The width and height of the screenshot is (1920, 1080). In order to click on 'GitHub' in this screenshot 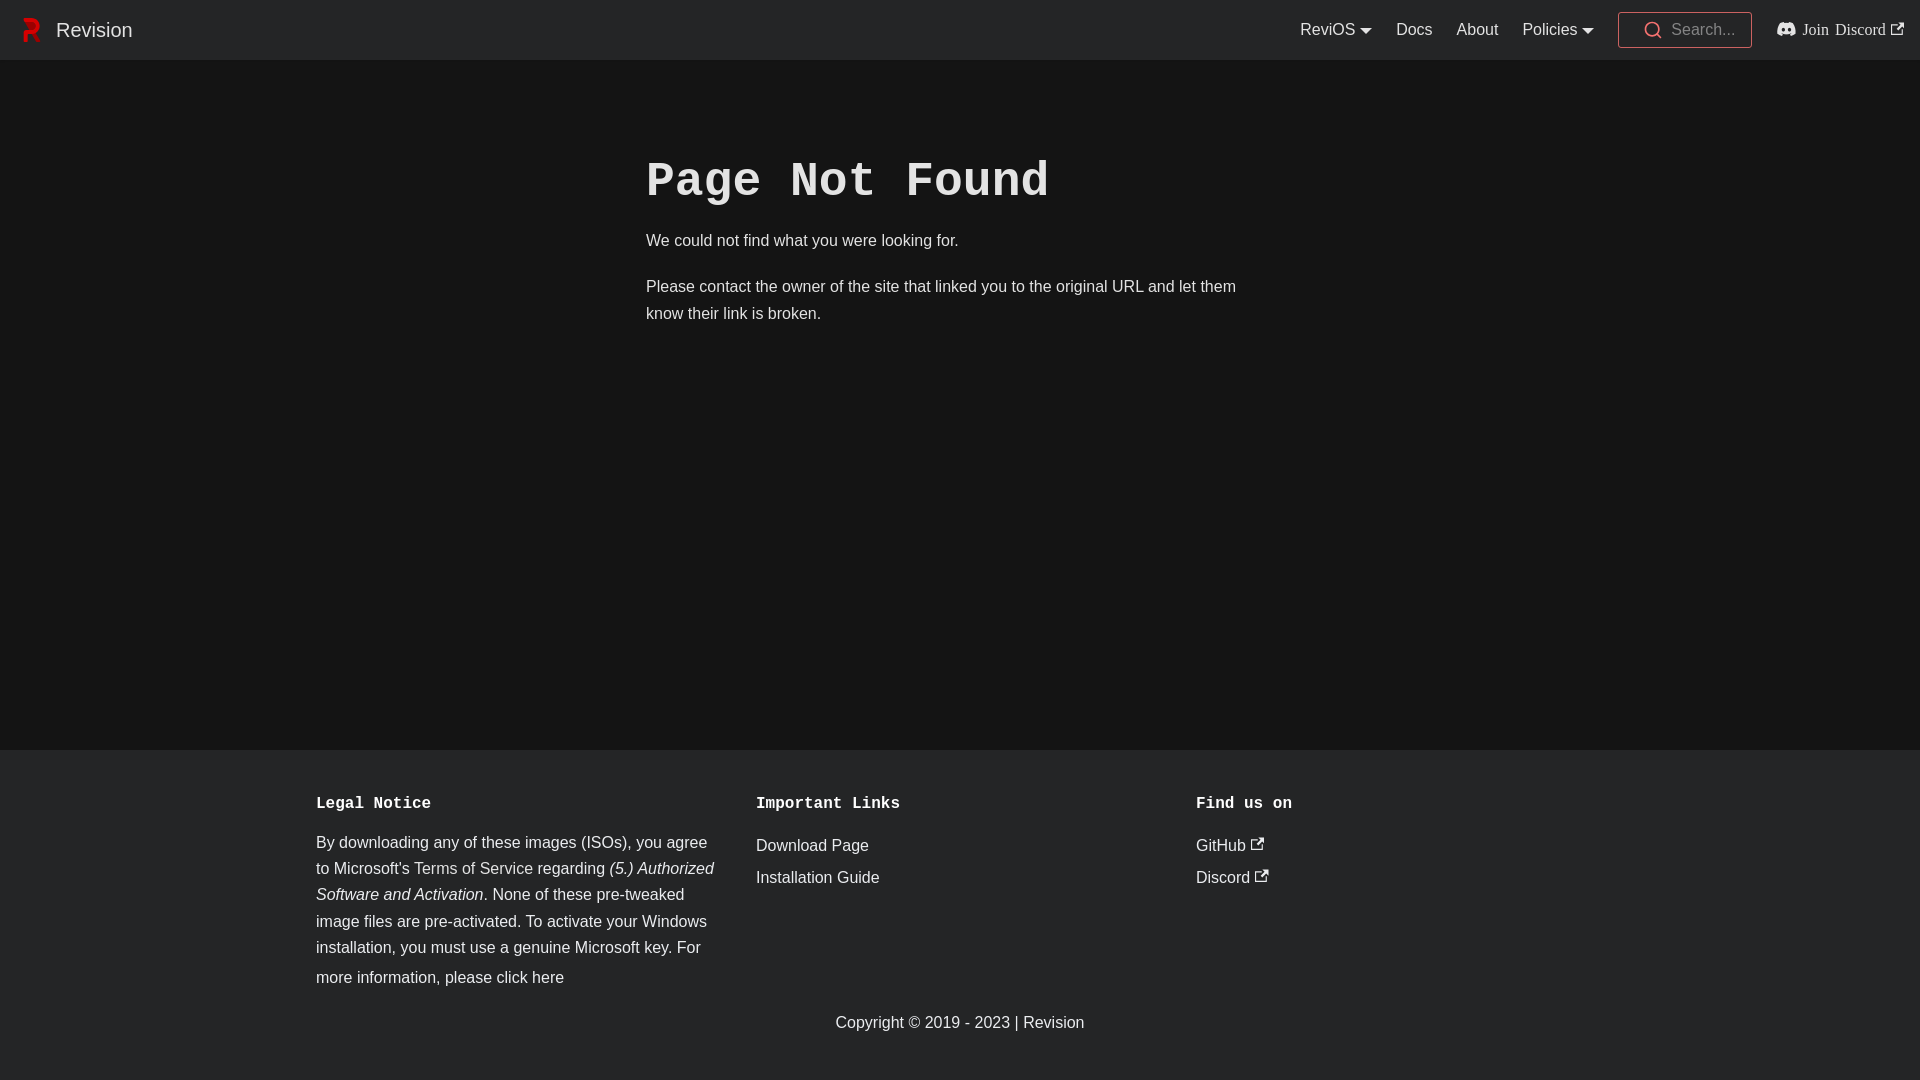, I will do `click(1228, 845)`.